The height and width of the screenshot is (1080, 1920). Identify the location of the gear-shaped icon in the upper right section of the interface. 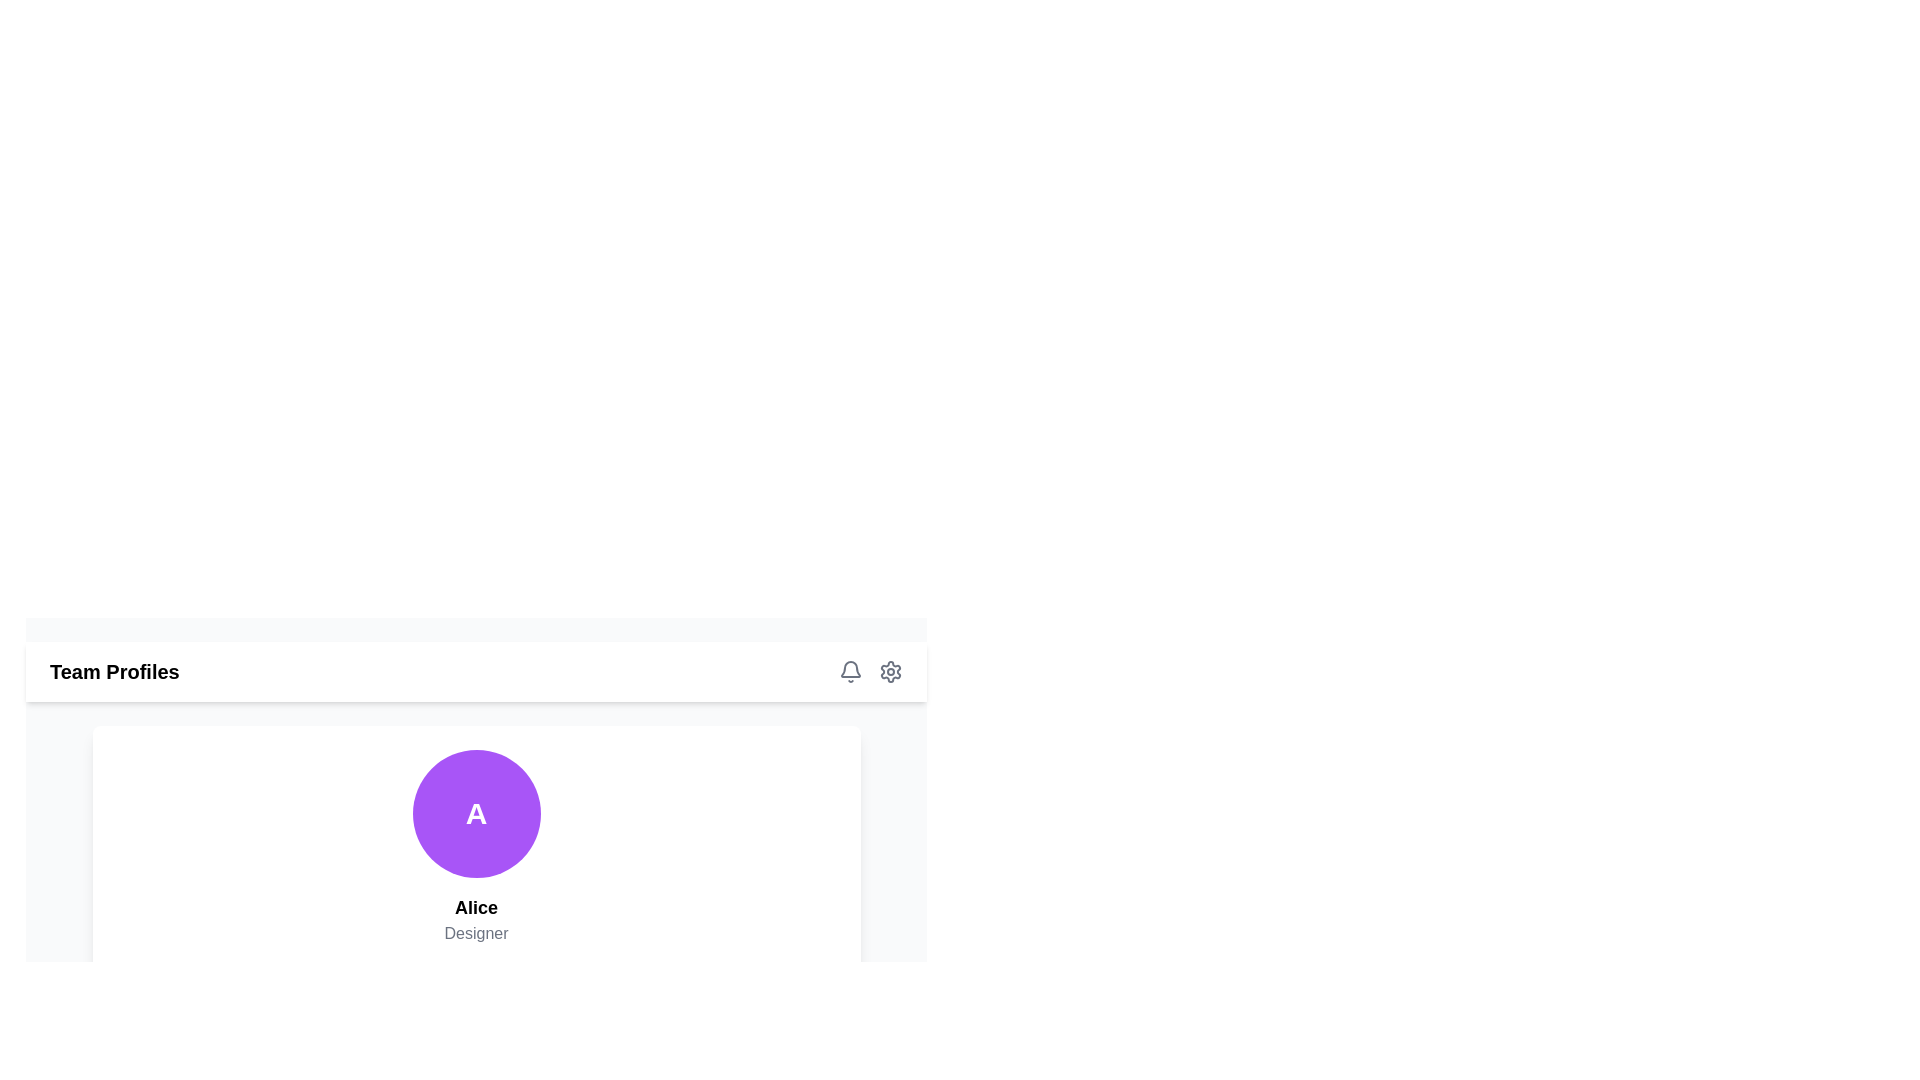
(890, 671).